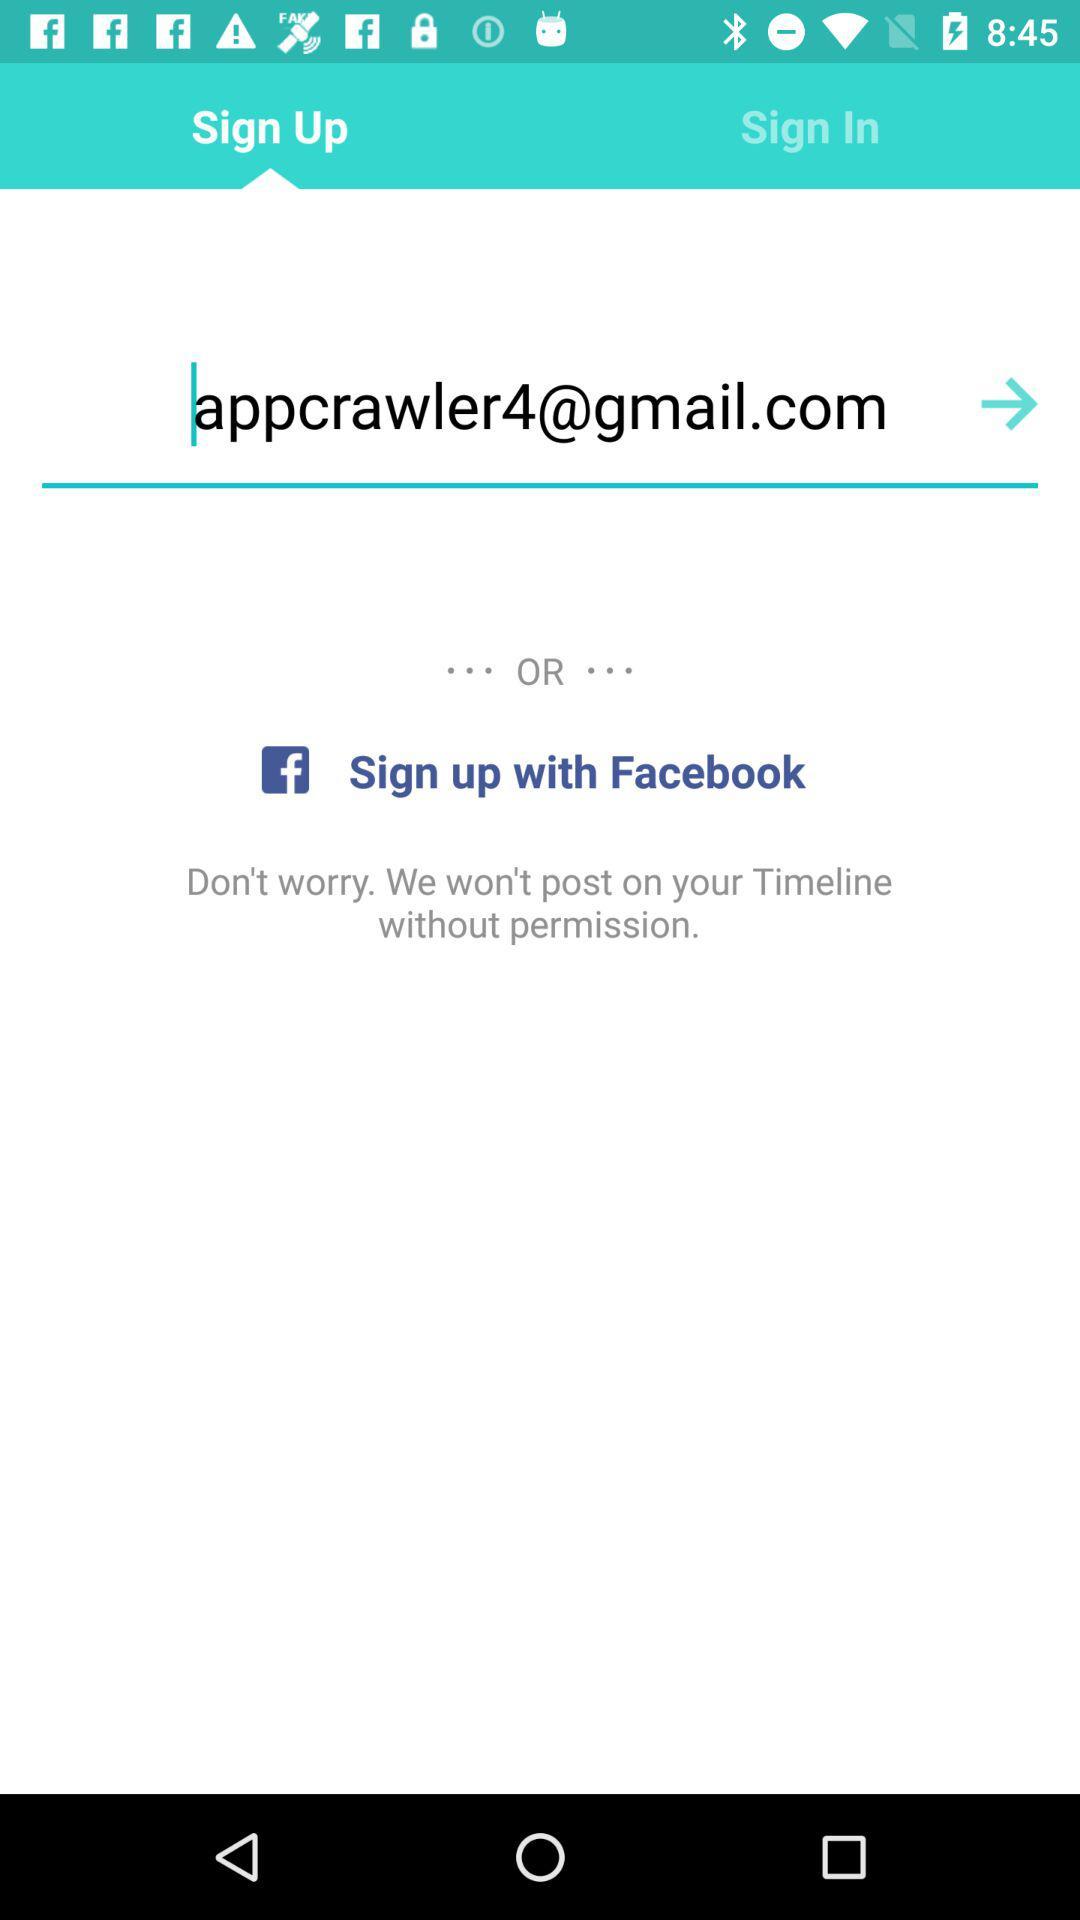 The image size is (1080, 1920). I want to click on icon below the sign up item, so click(540, 403).